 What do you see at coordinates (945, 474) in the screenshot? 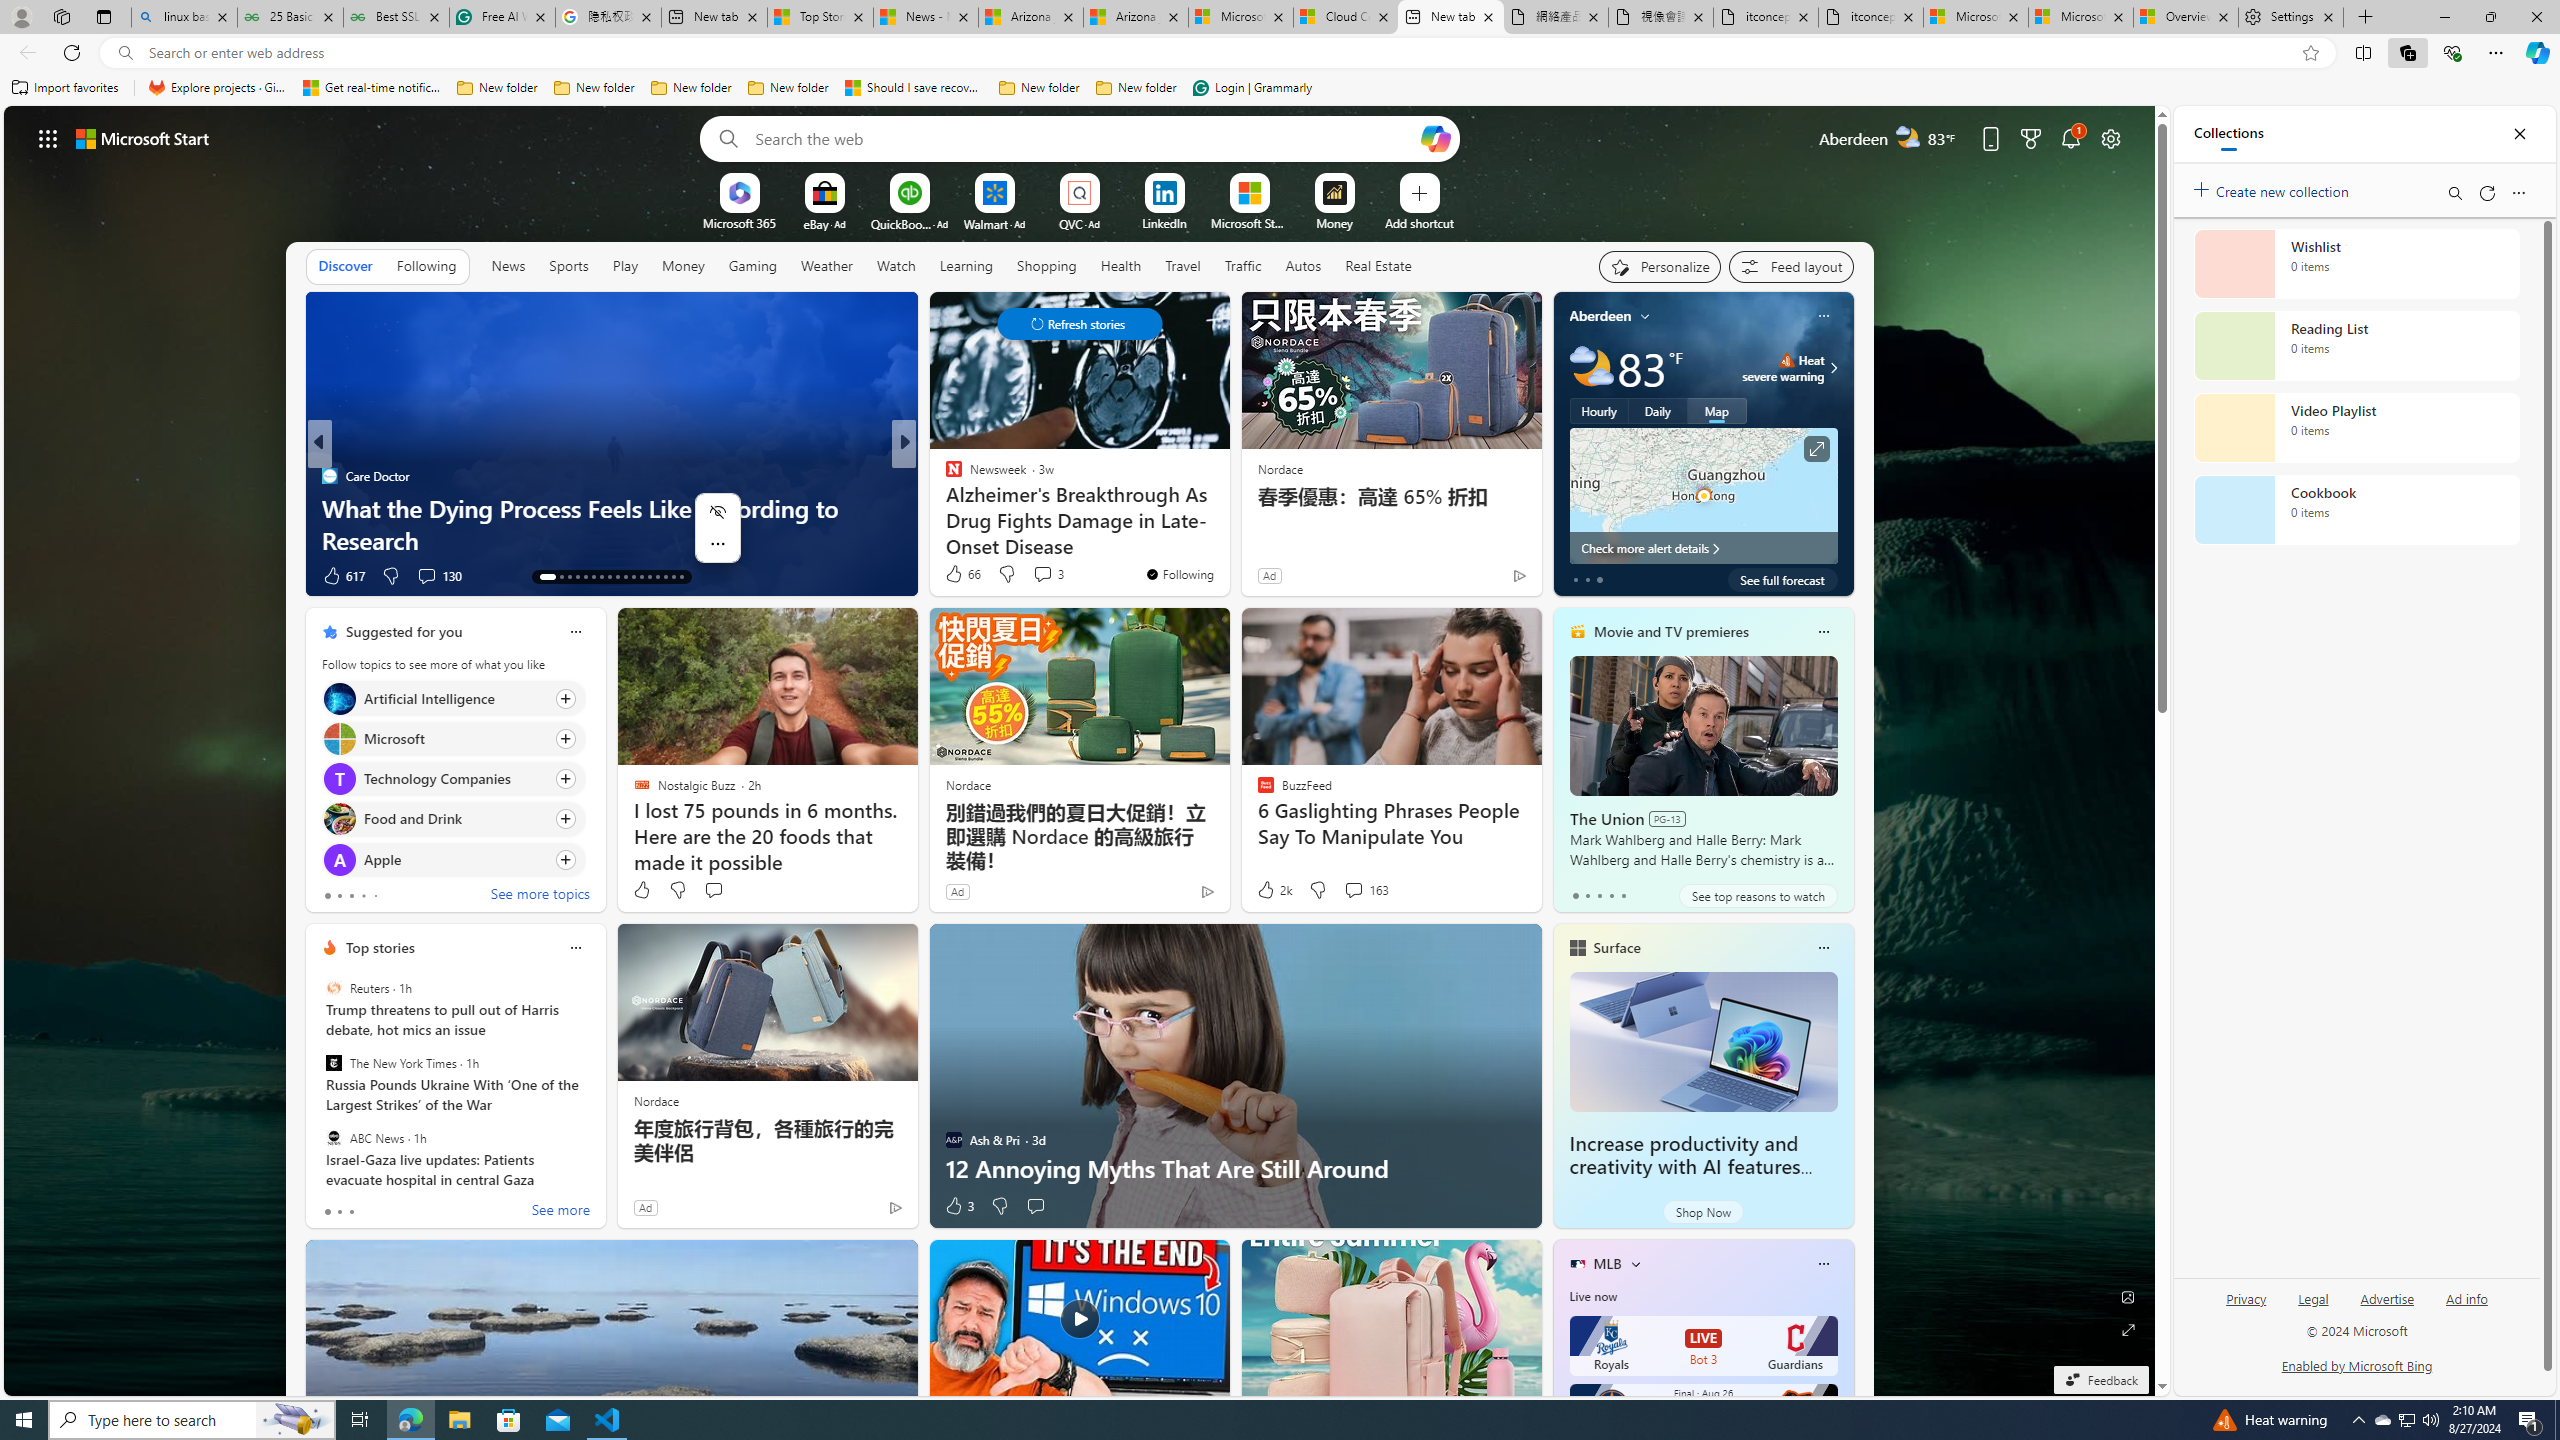
I see `'The Weather Channel'` at bounding box center [945, 474].